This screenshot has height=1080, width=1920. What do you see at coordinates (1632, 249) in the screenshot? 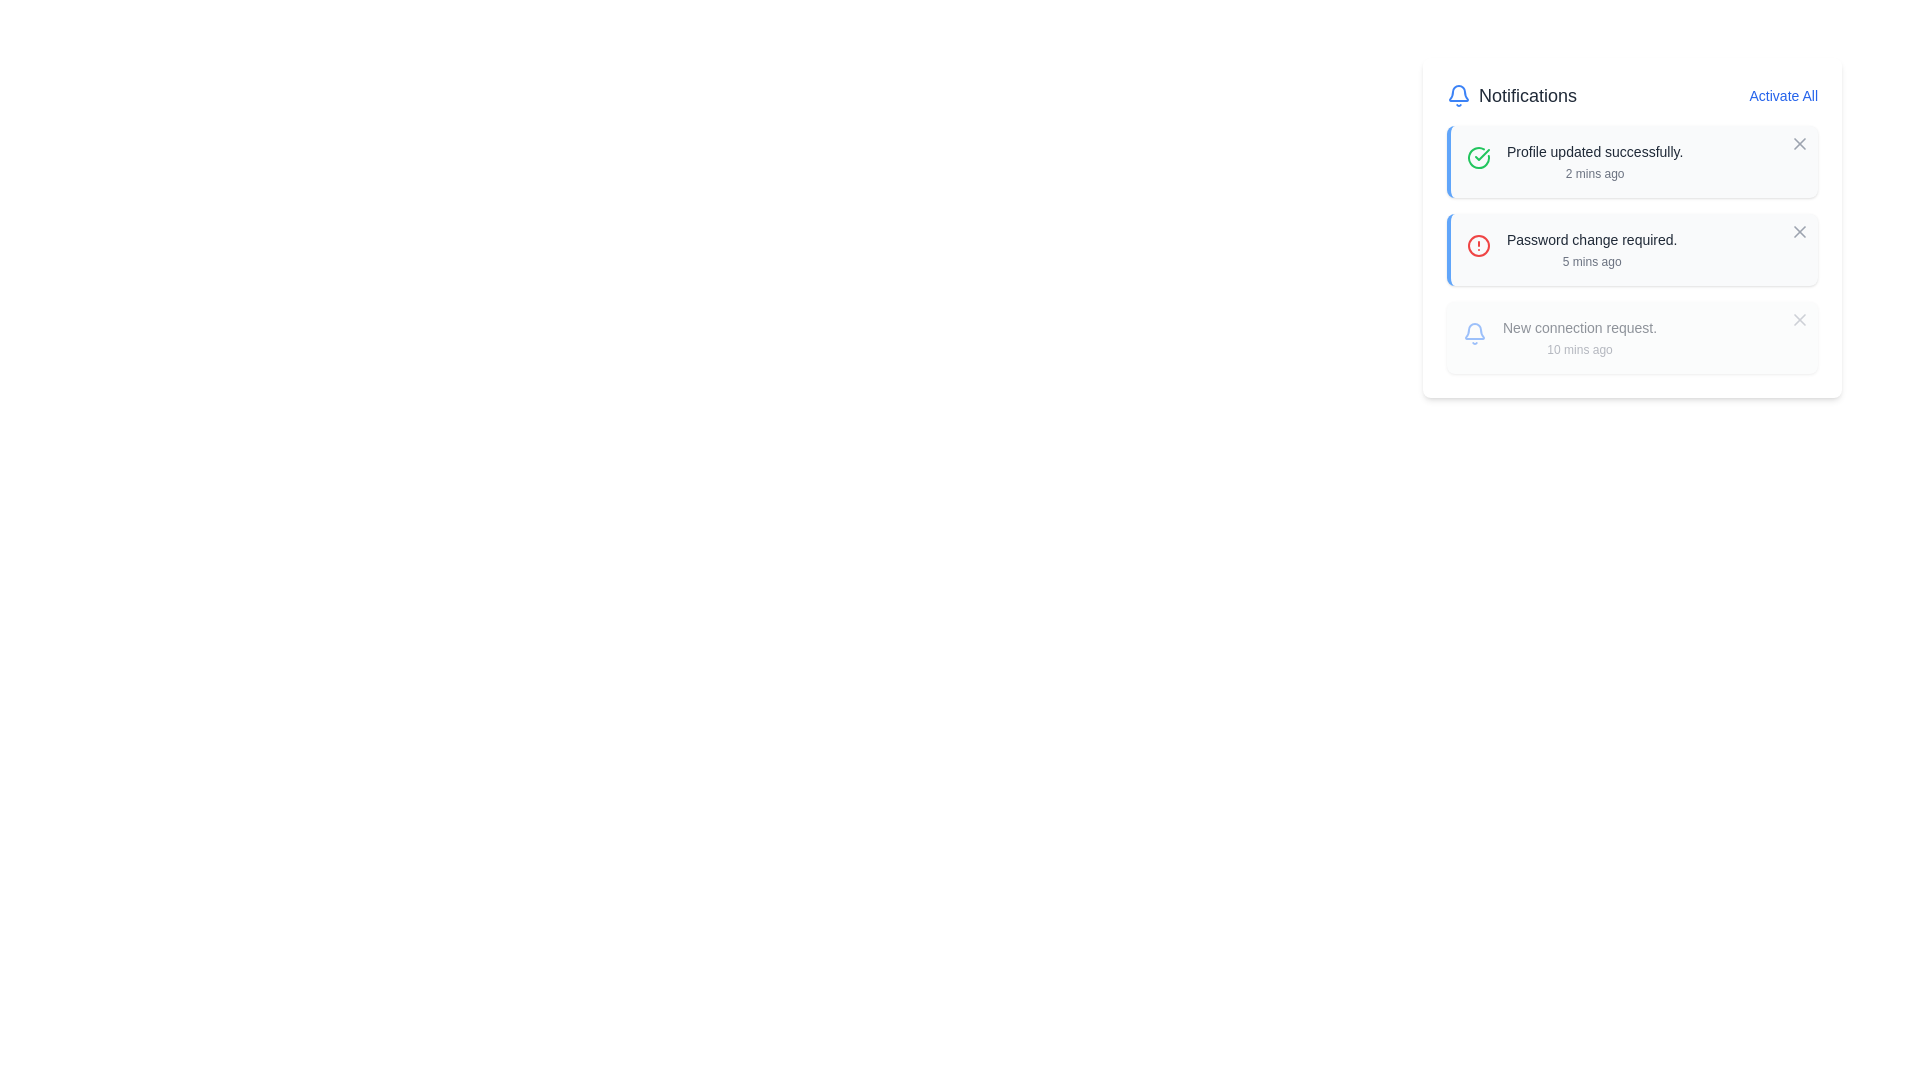
I see `the close icon within the notification card that has a light gray background and contains the message 'Password change required.'` at bounding box center [1632, 249].